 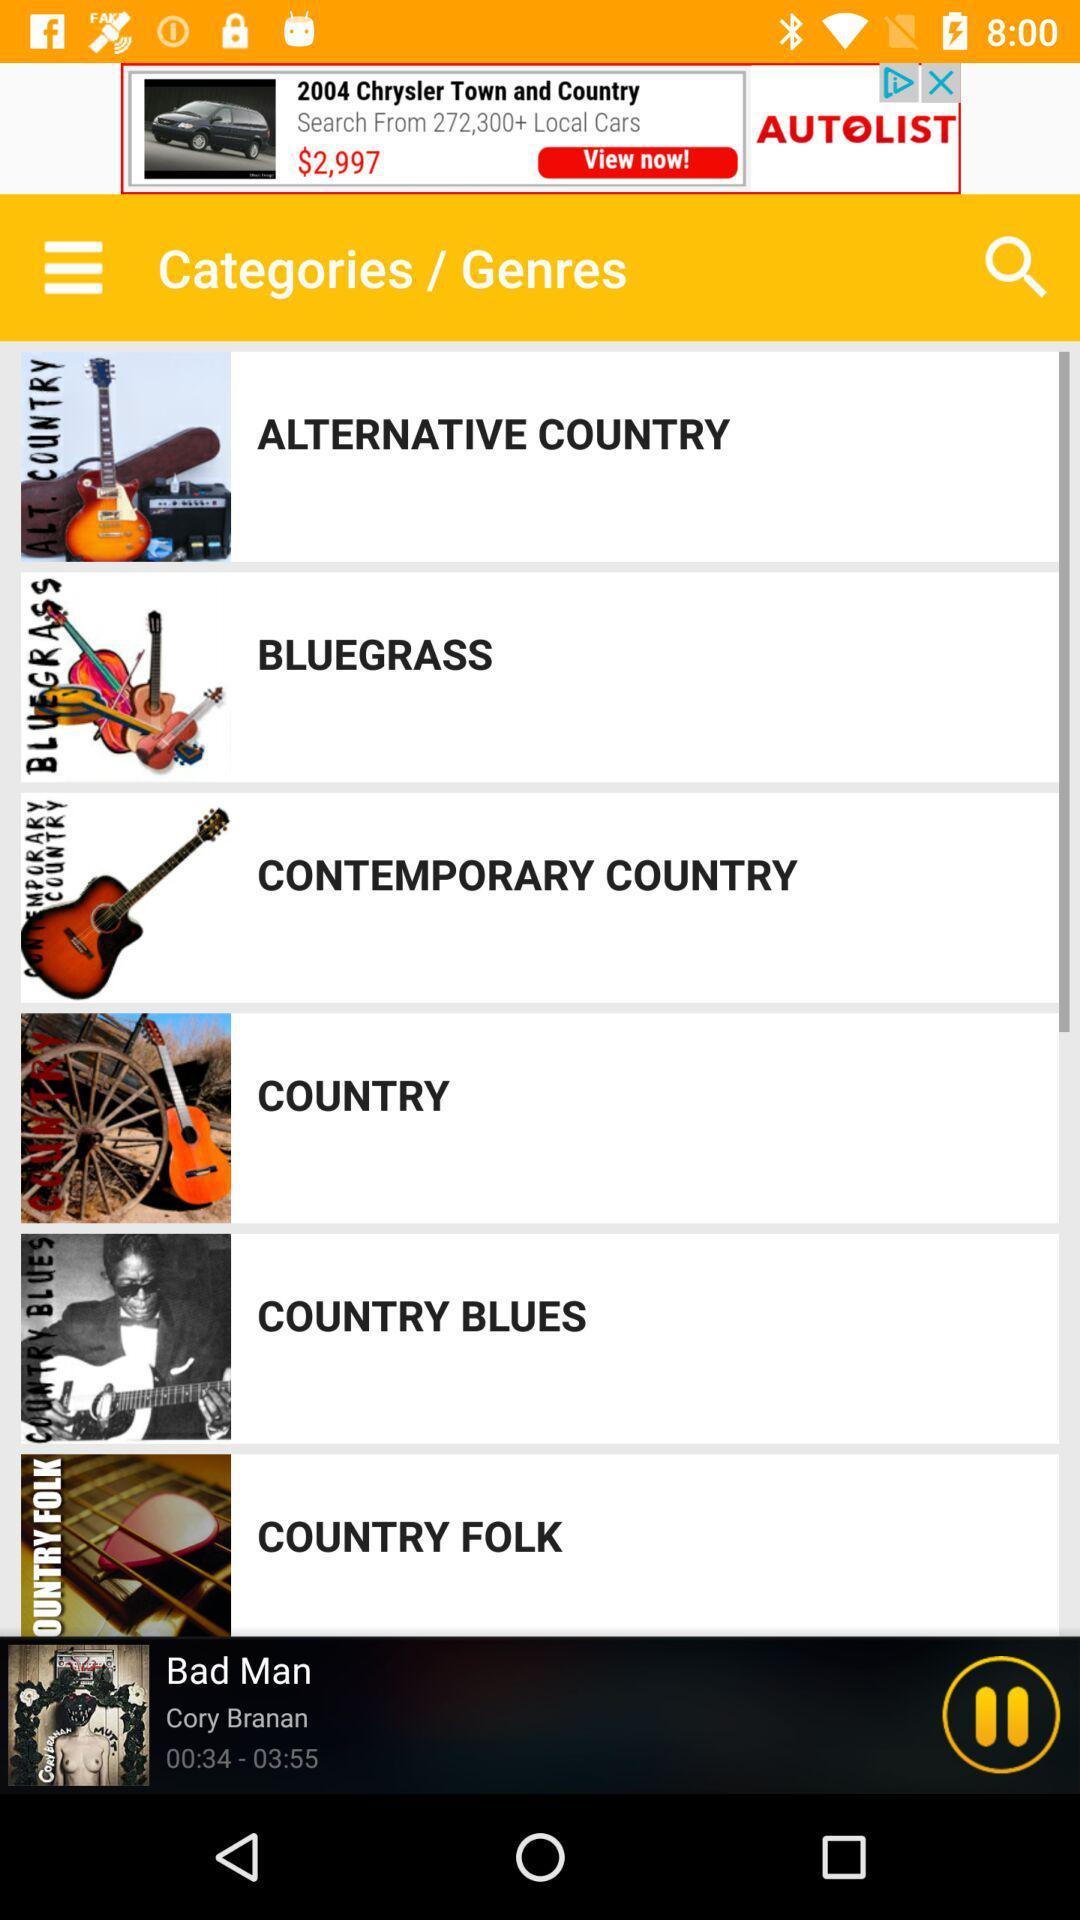 What do you see at coordinates (540, 127) in the screenshot?
I see `advertisement` at bounding box center [540, 127].